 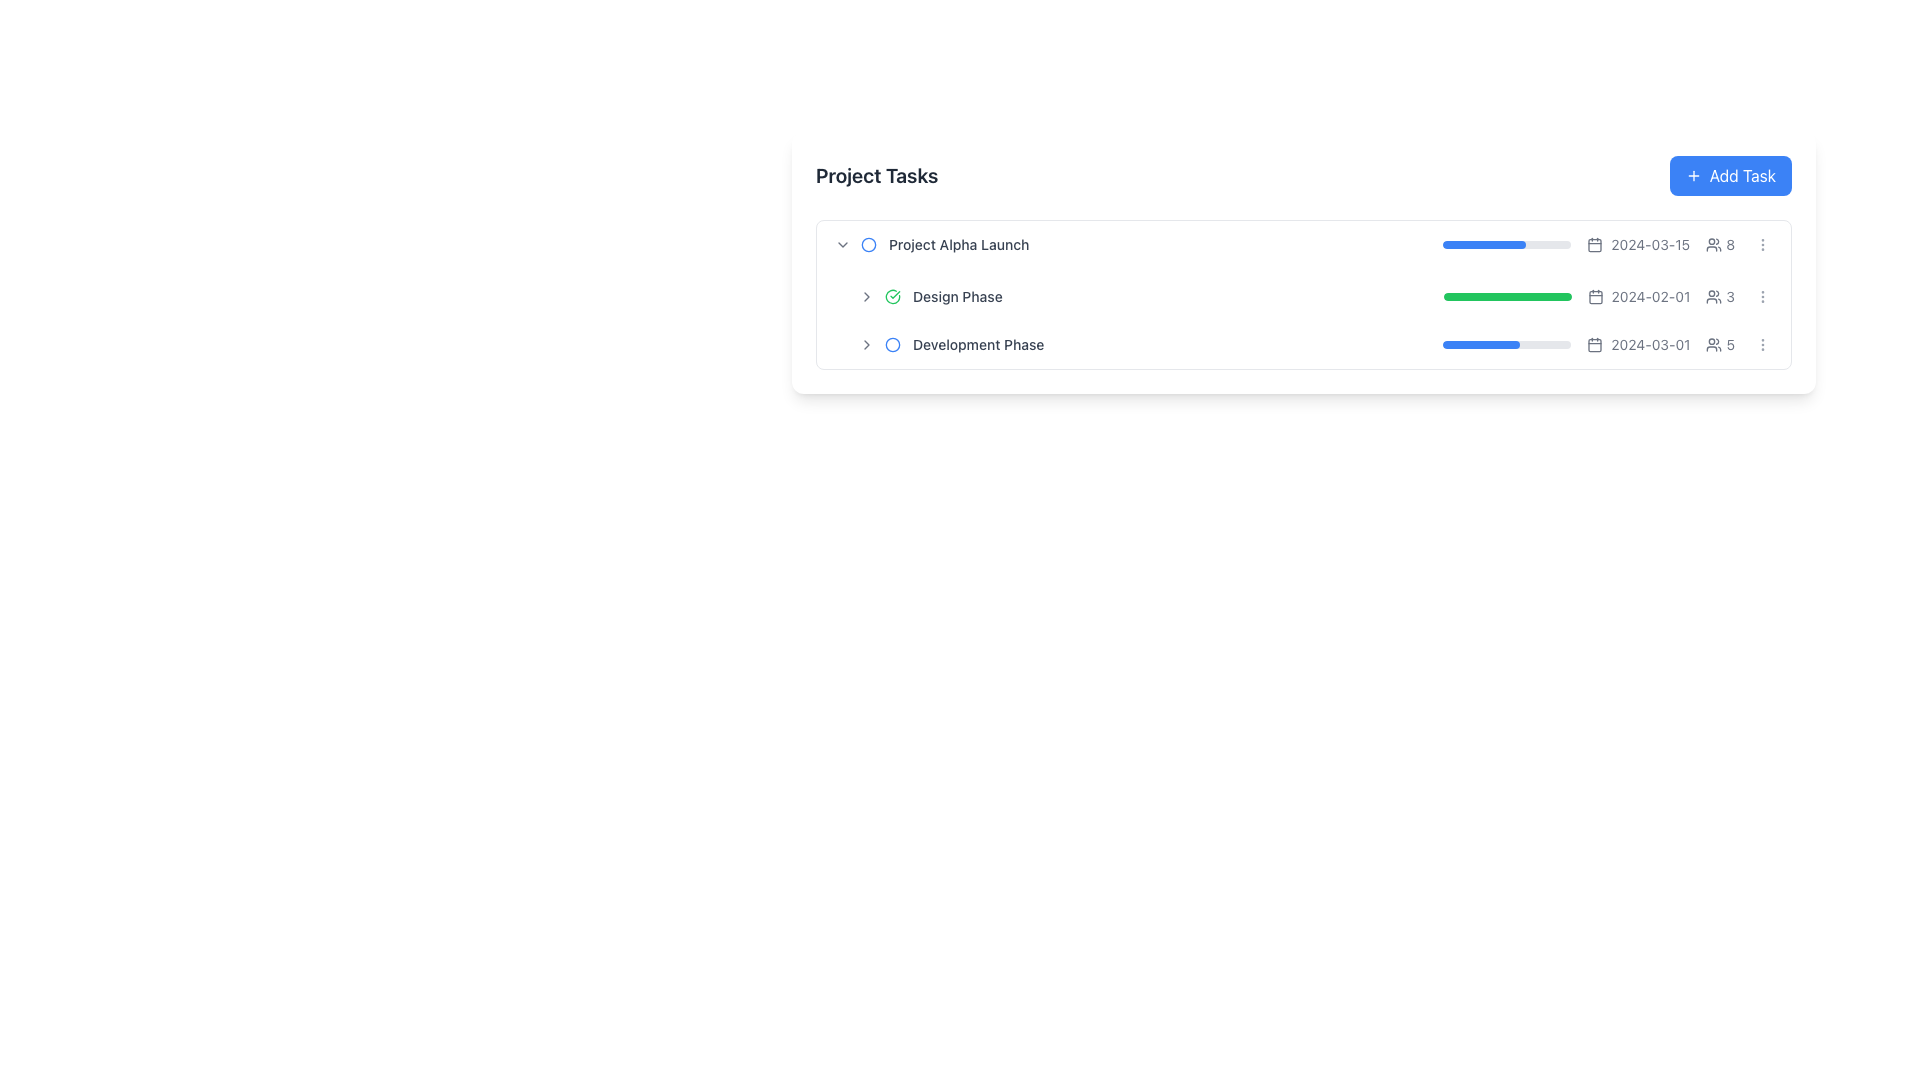 I want to click on the first row of the task list titled 'Project Alpha Launch', so click(x=1304, y=244).